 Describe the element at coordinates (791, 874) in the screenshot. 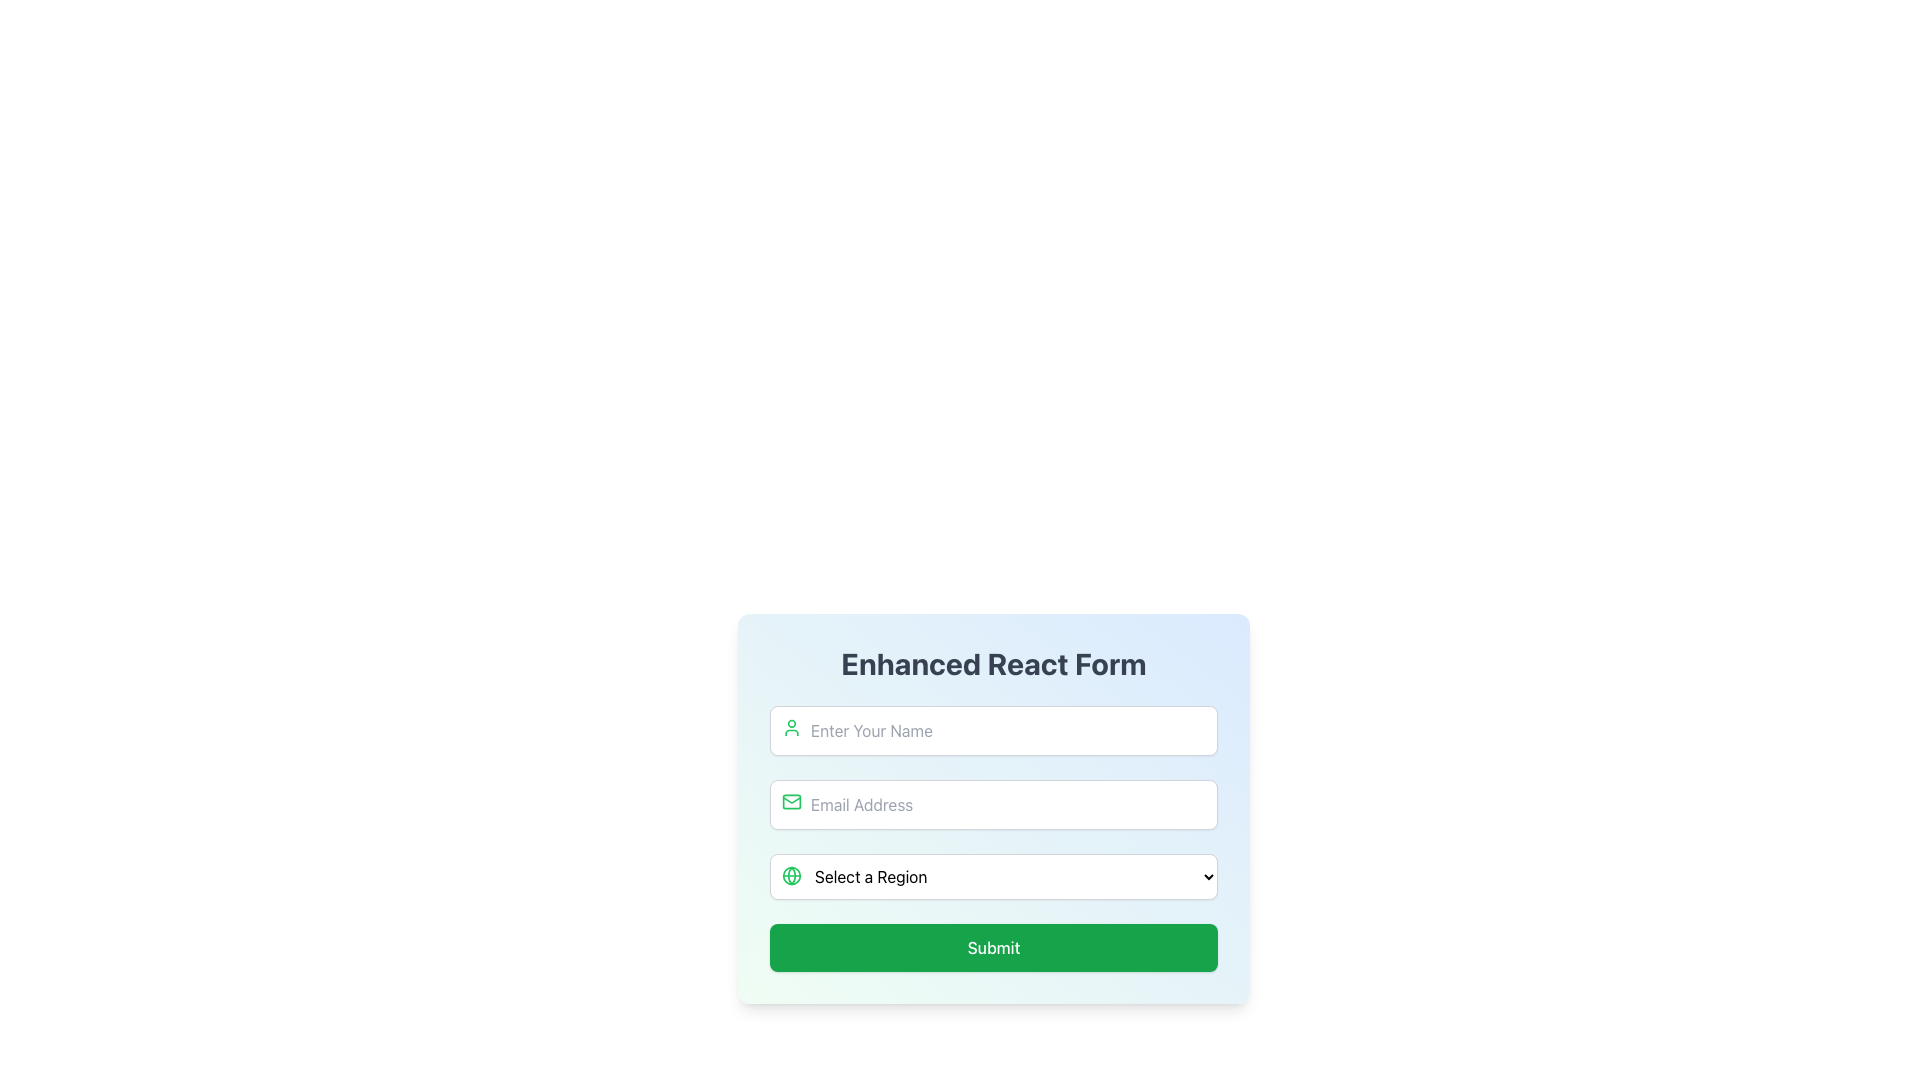

I see `the central circle of the globe icon, which visually represents the dropdown's regional selection functionality, located at the upper left corner of the 'Select a Region' dropdown field` at that location.